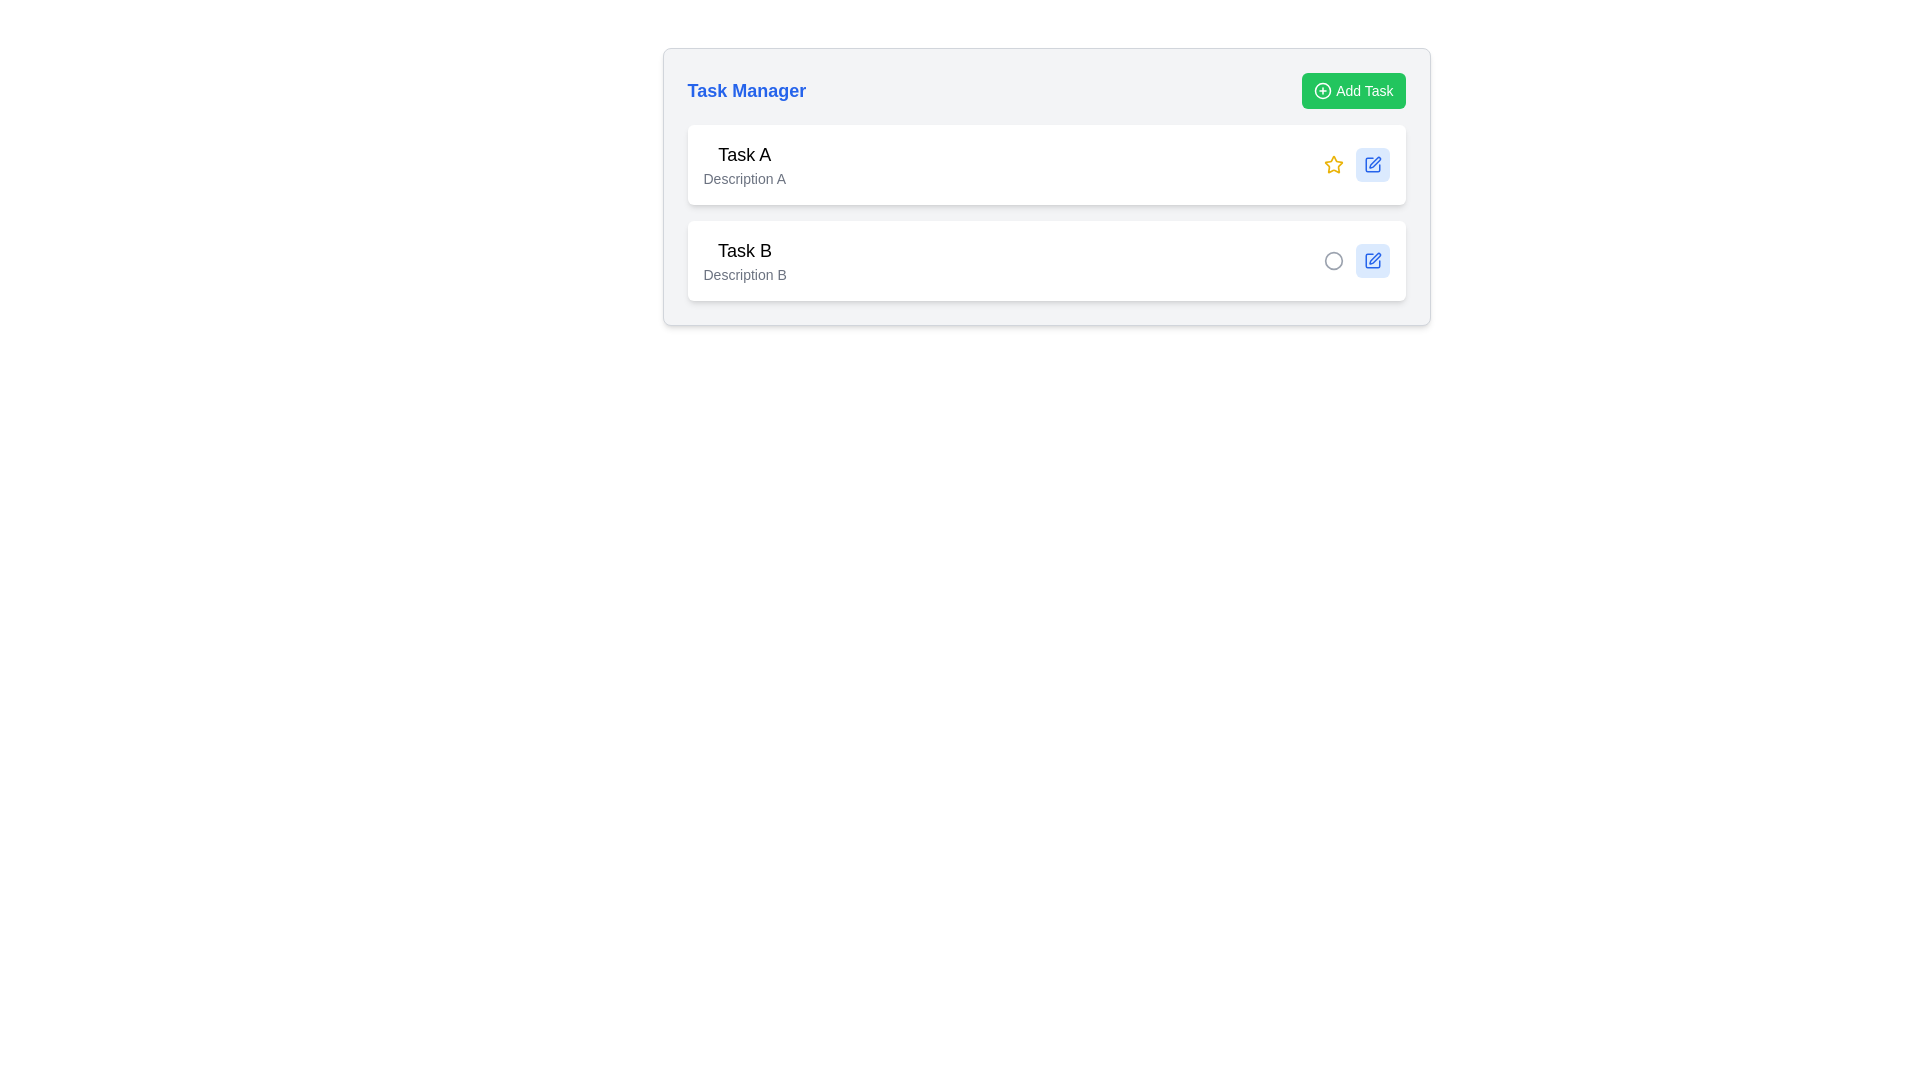 The height and width of the screenshot is (1080, 1920). What do you see at coordinates (743, 177) in the screenshot?
I see `the text label 'Description A' styled in smaller grey font, located below 'Task A' in the first card of the 'Task Manager' interface` at bounding box center [743, 177].